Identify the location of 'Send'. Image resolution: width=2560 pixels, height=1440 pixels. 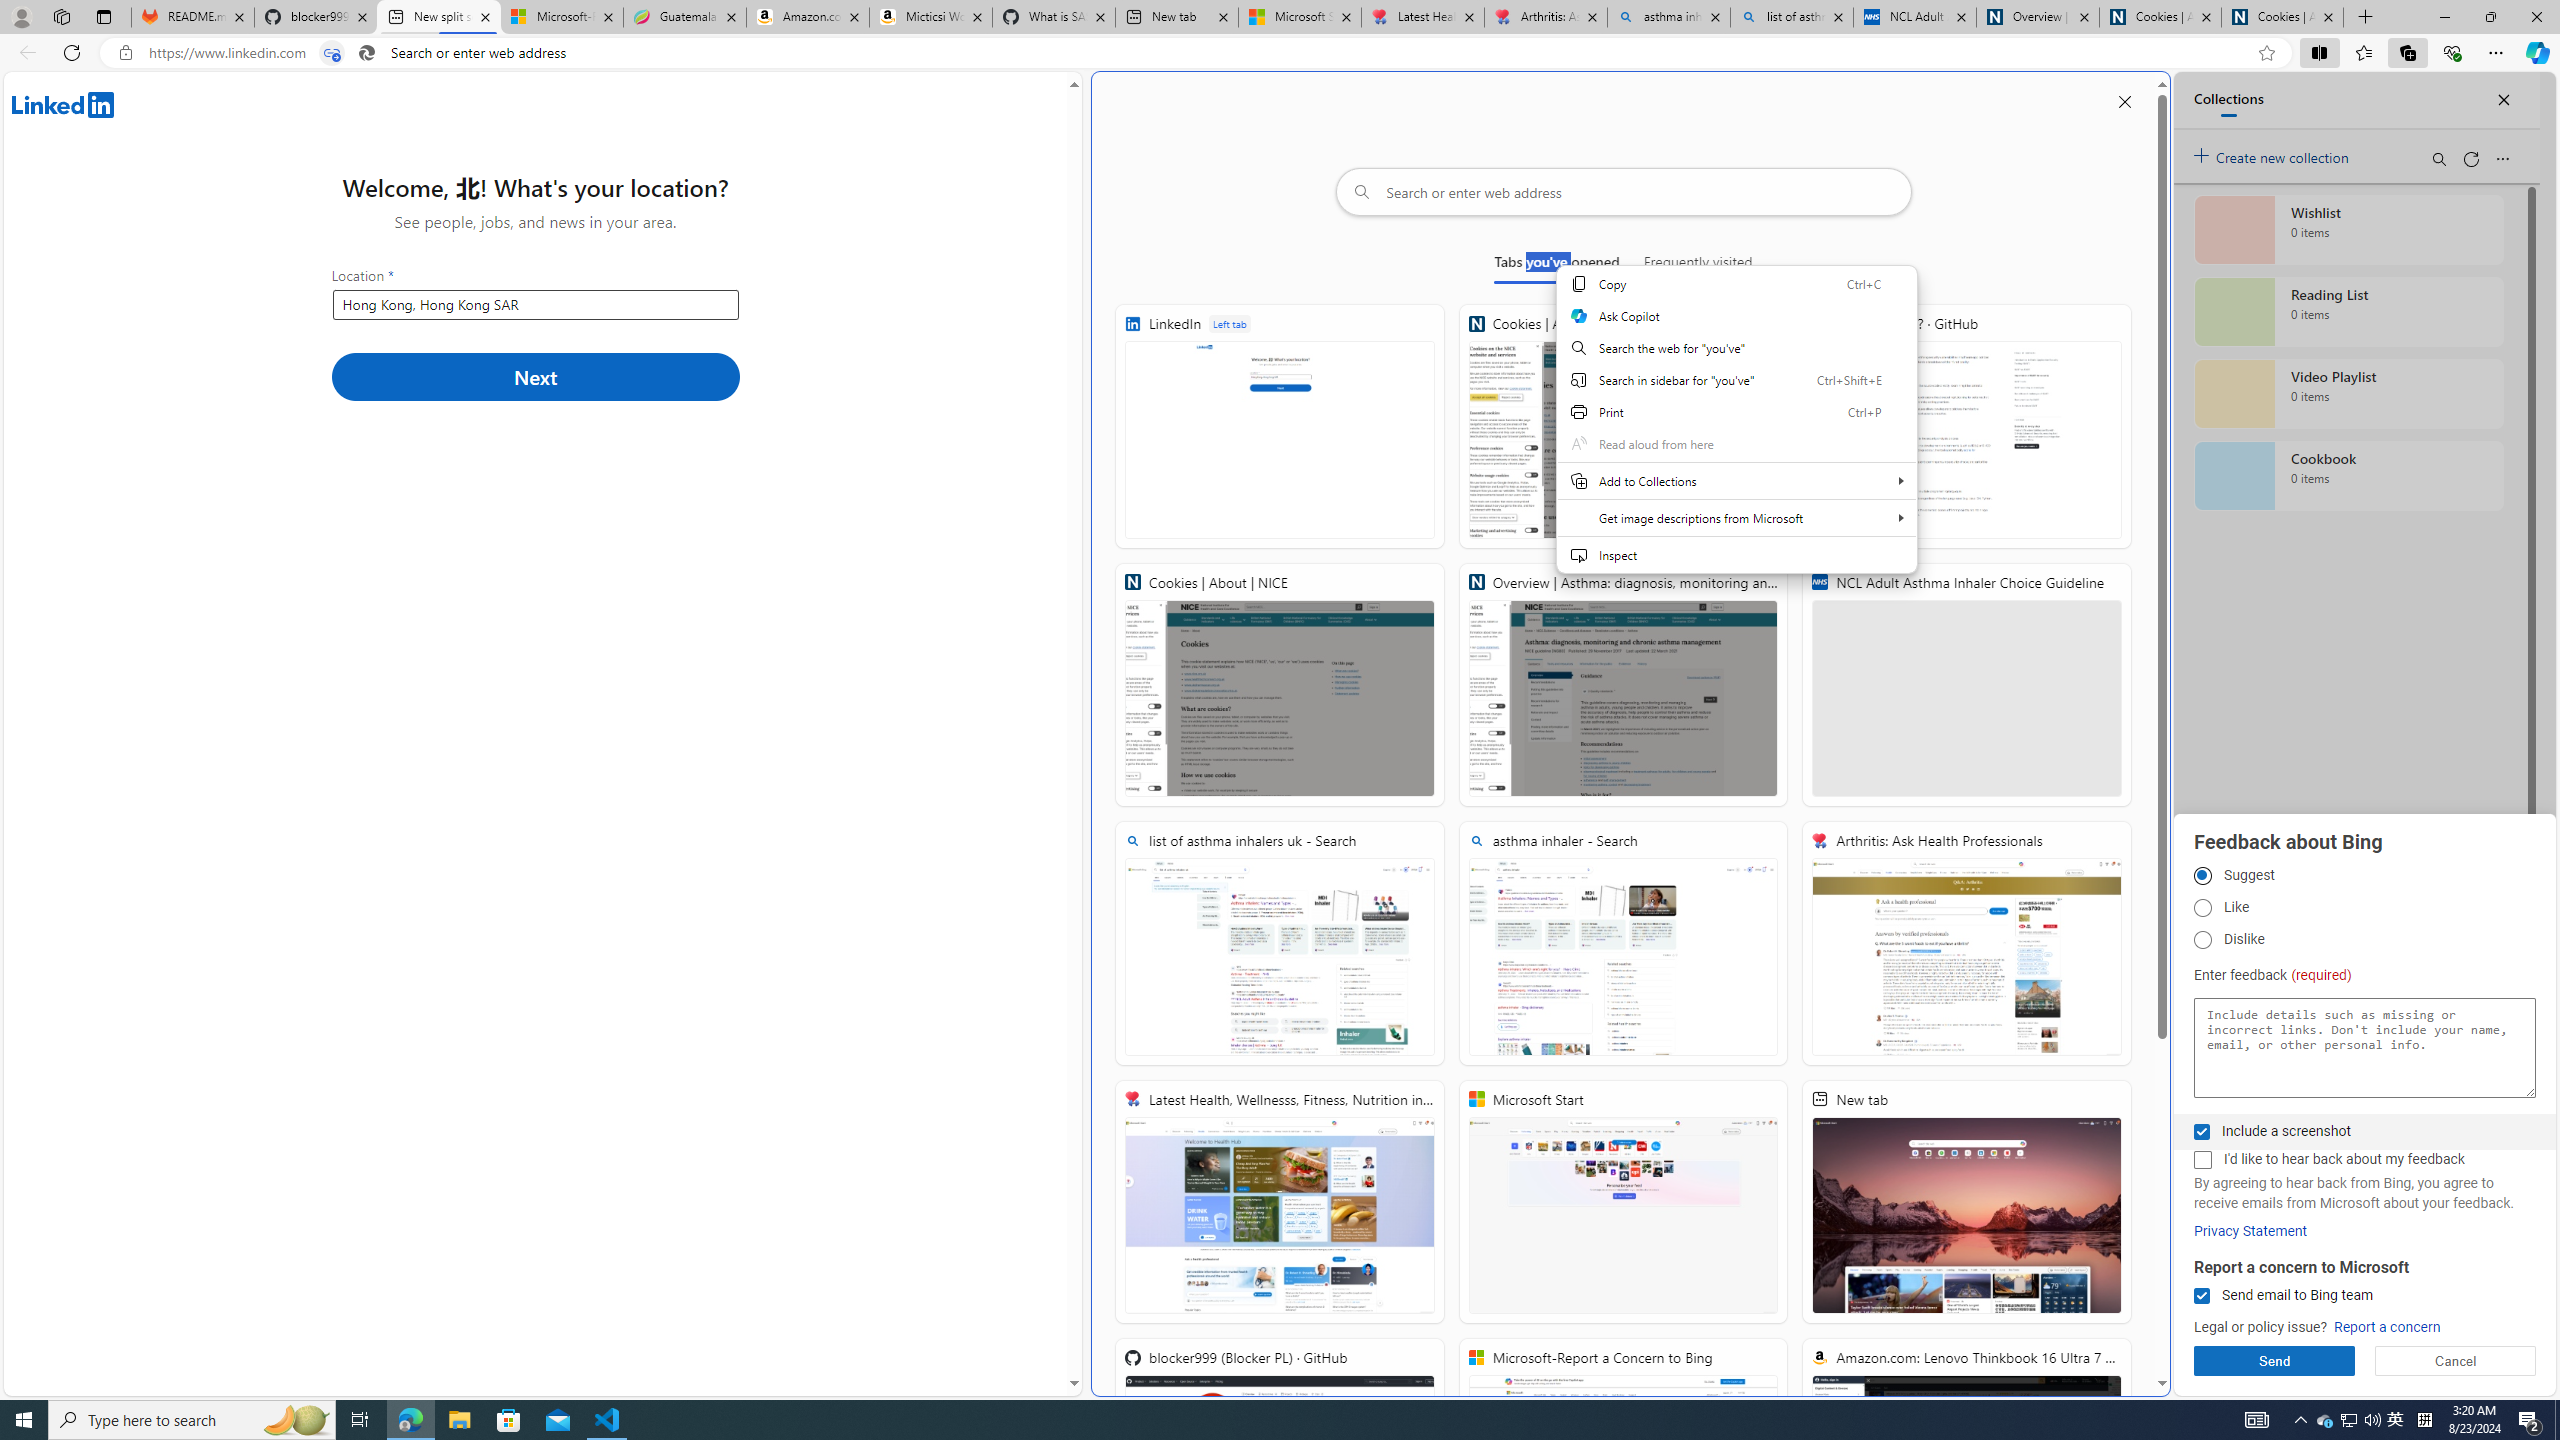
(2274, 1360).